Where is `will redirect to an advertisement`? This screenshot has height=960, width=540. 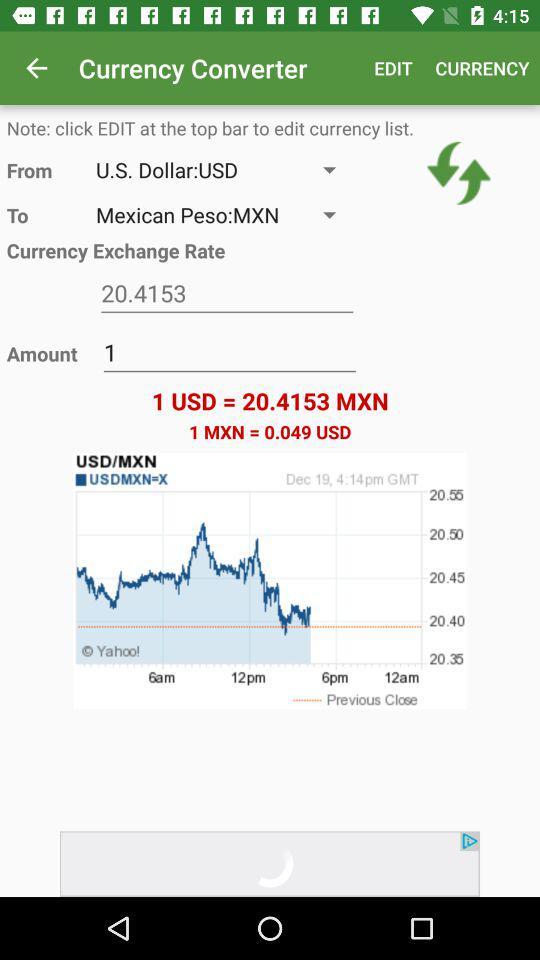 will redirect to an advertisement is located at coordinates (270, 863).